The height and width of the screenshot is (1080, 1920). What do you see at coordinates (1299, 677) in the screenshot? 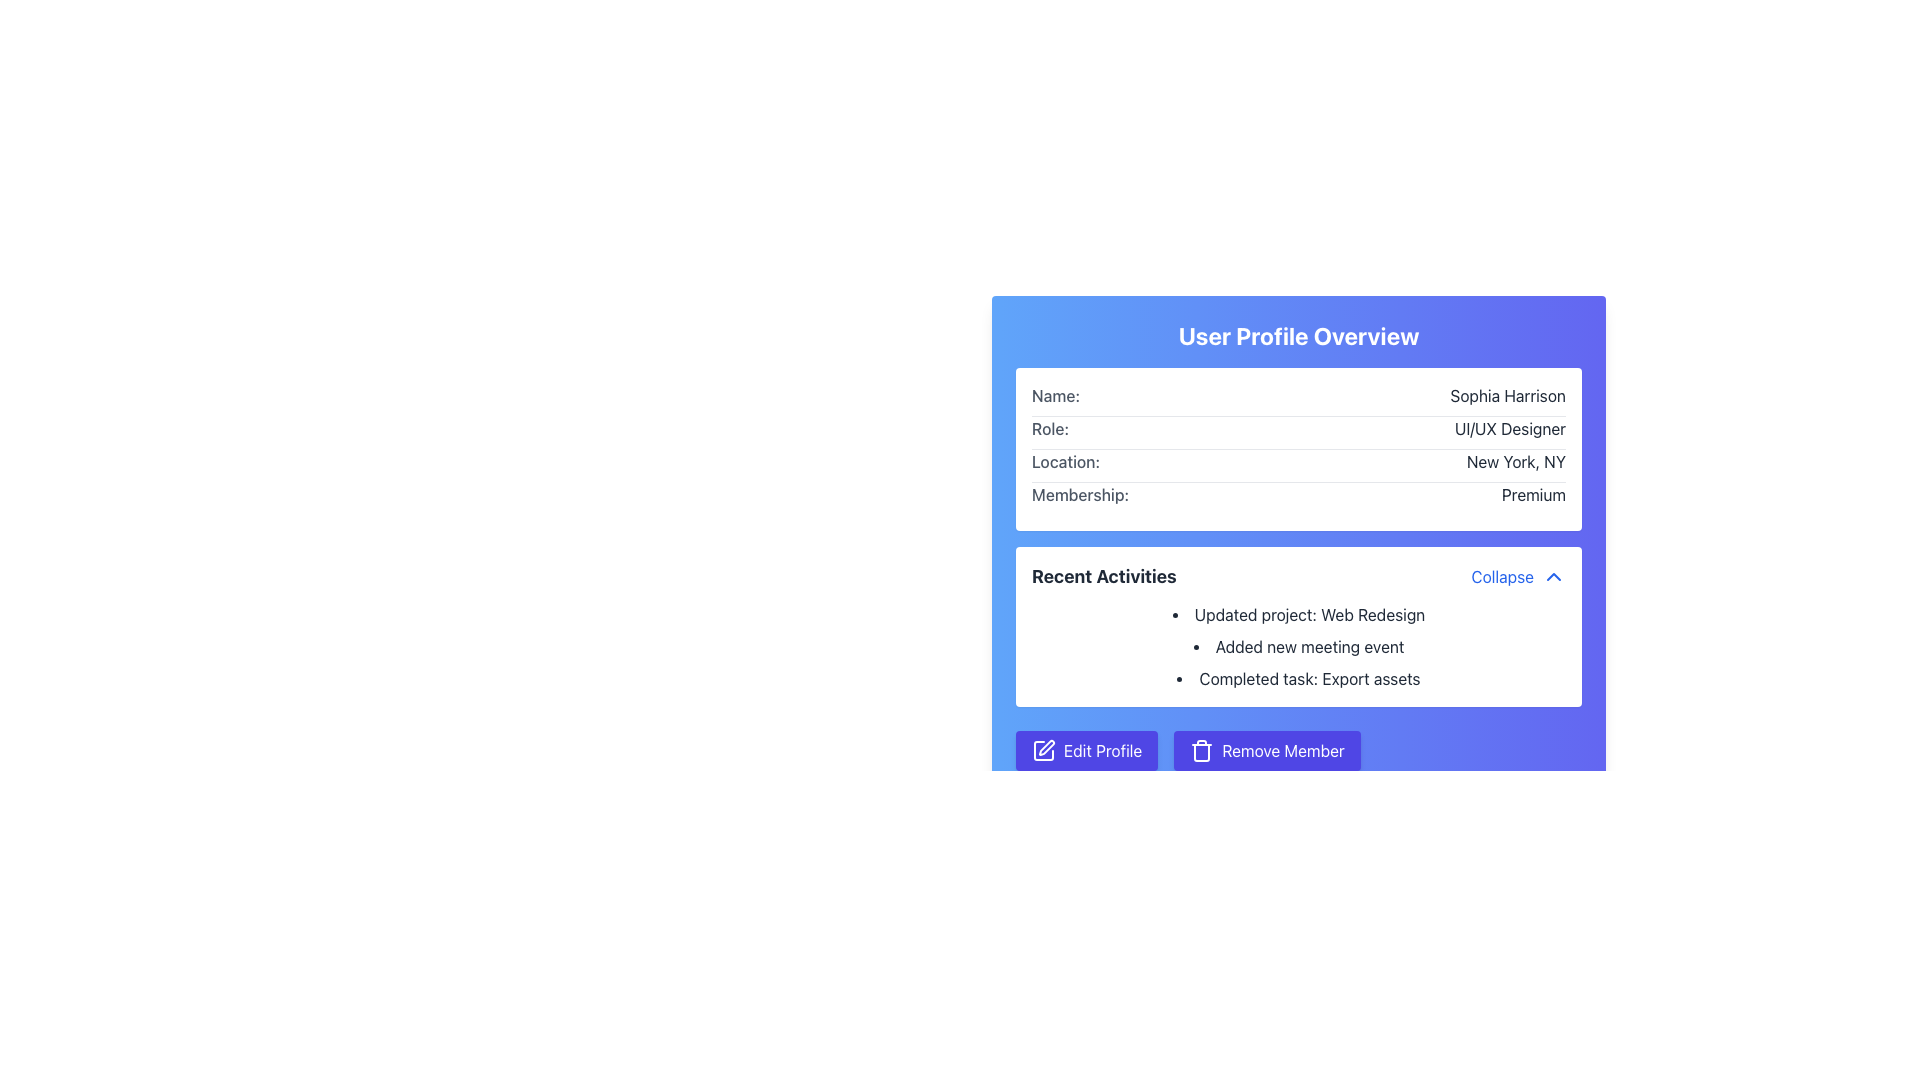
I see `the third text item in the 'Recent Activities' section that conveys a completed task related to exporting assets` at bounding box center [1299, 677].